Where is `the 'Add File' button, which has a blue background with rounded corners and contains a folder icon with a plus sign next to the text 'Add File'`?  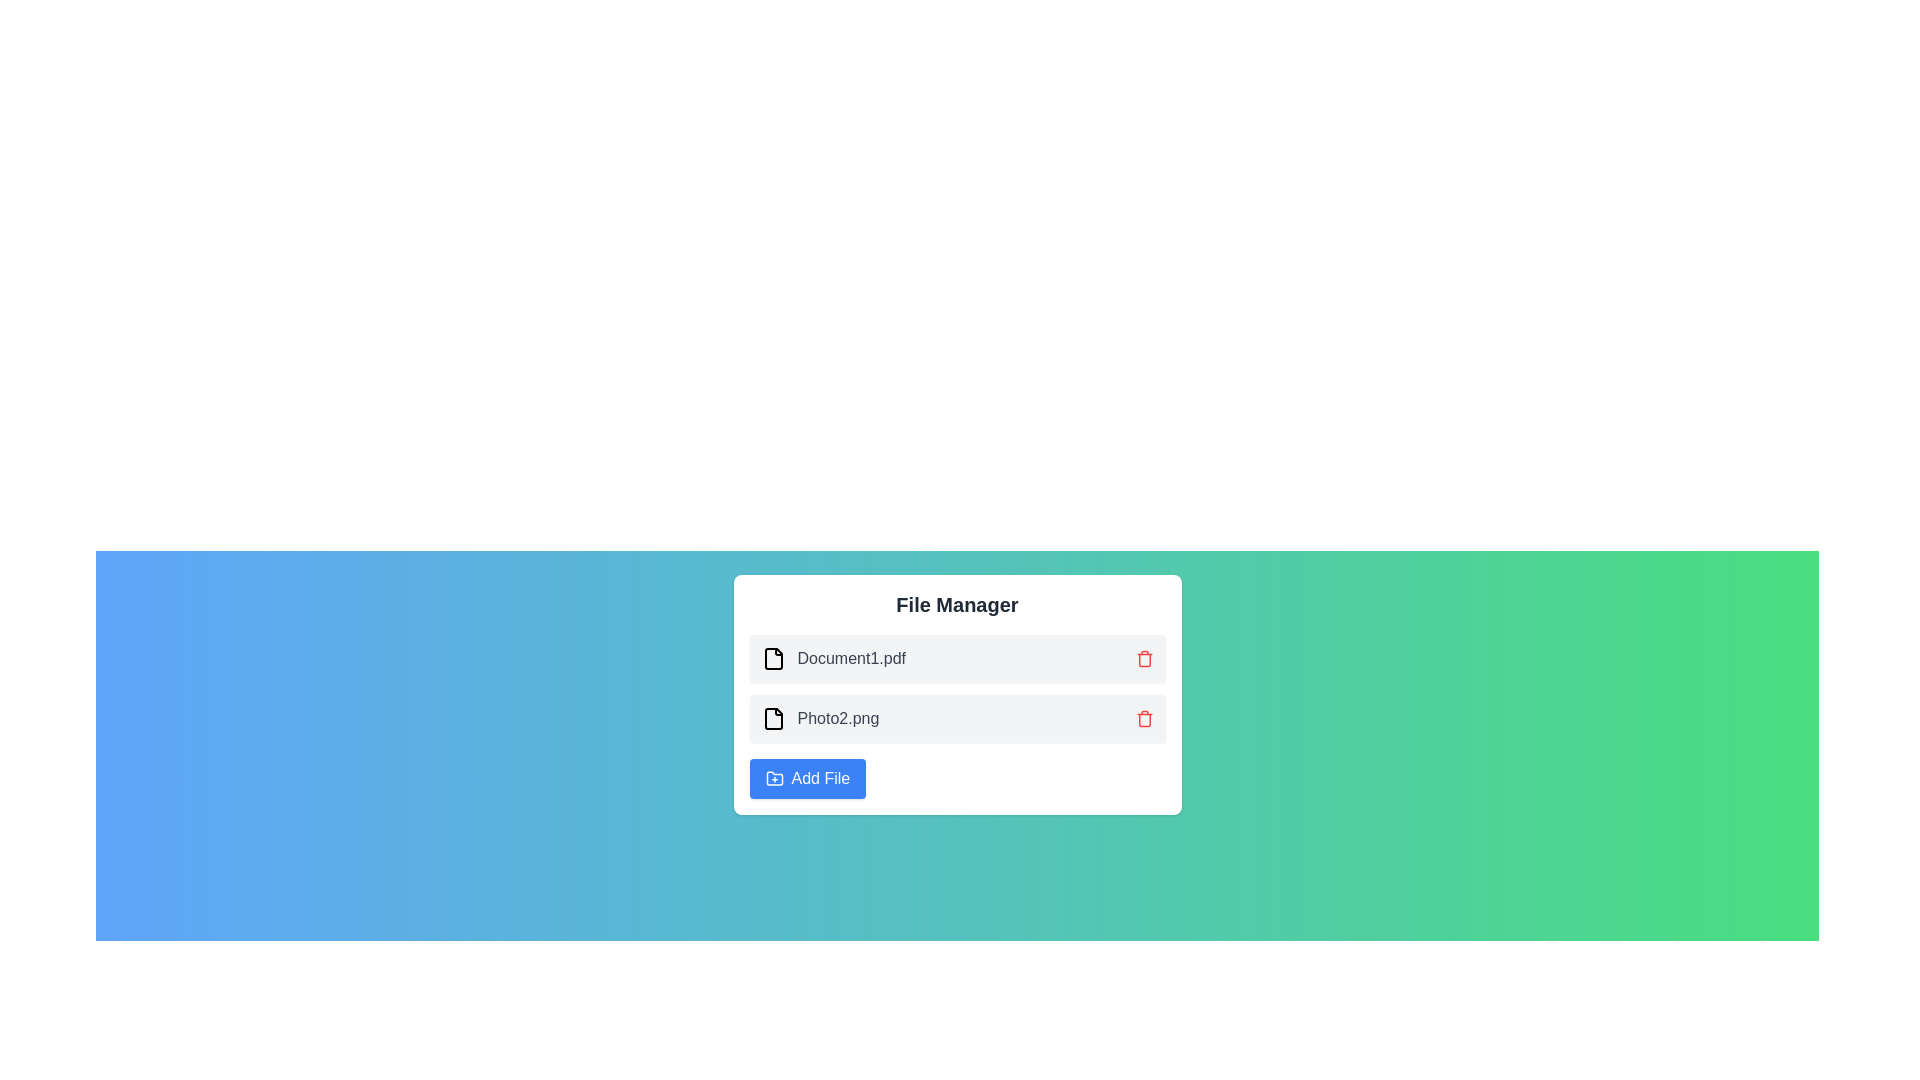
the 'Add File' button, which has a blue background with rounded corners and contains a folder icon with a plus sign next to the text 'Add File' is located at coordinates (807, 778).